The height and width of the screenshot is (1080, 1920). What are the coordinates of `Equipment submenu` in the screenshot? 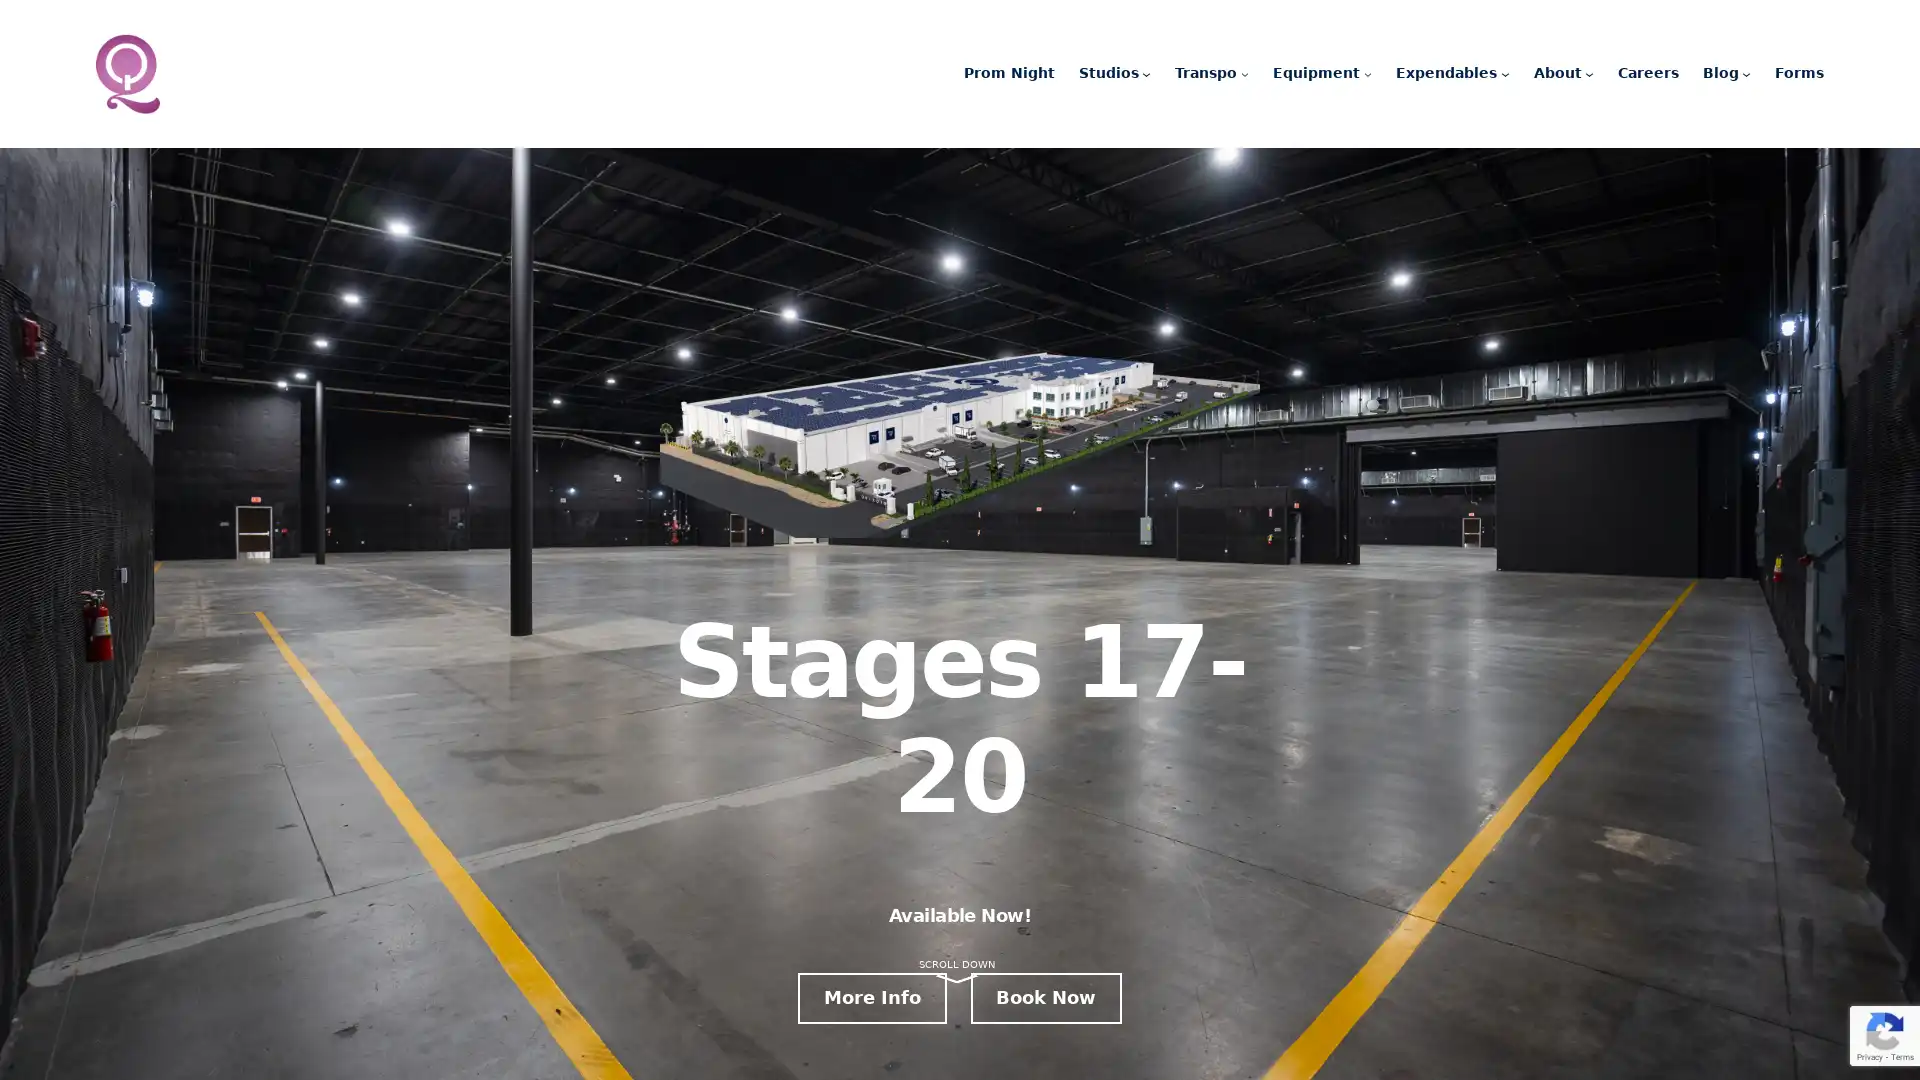 It's located at (1366, 72).